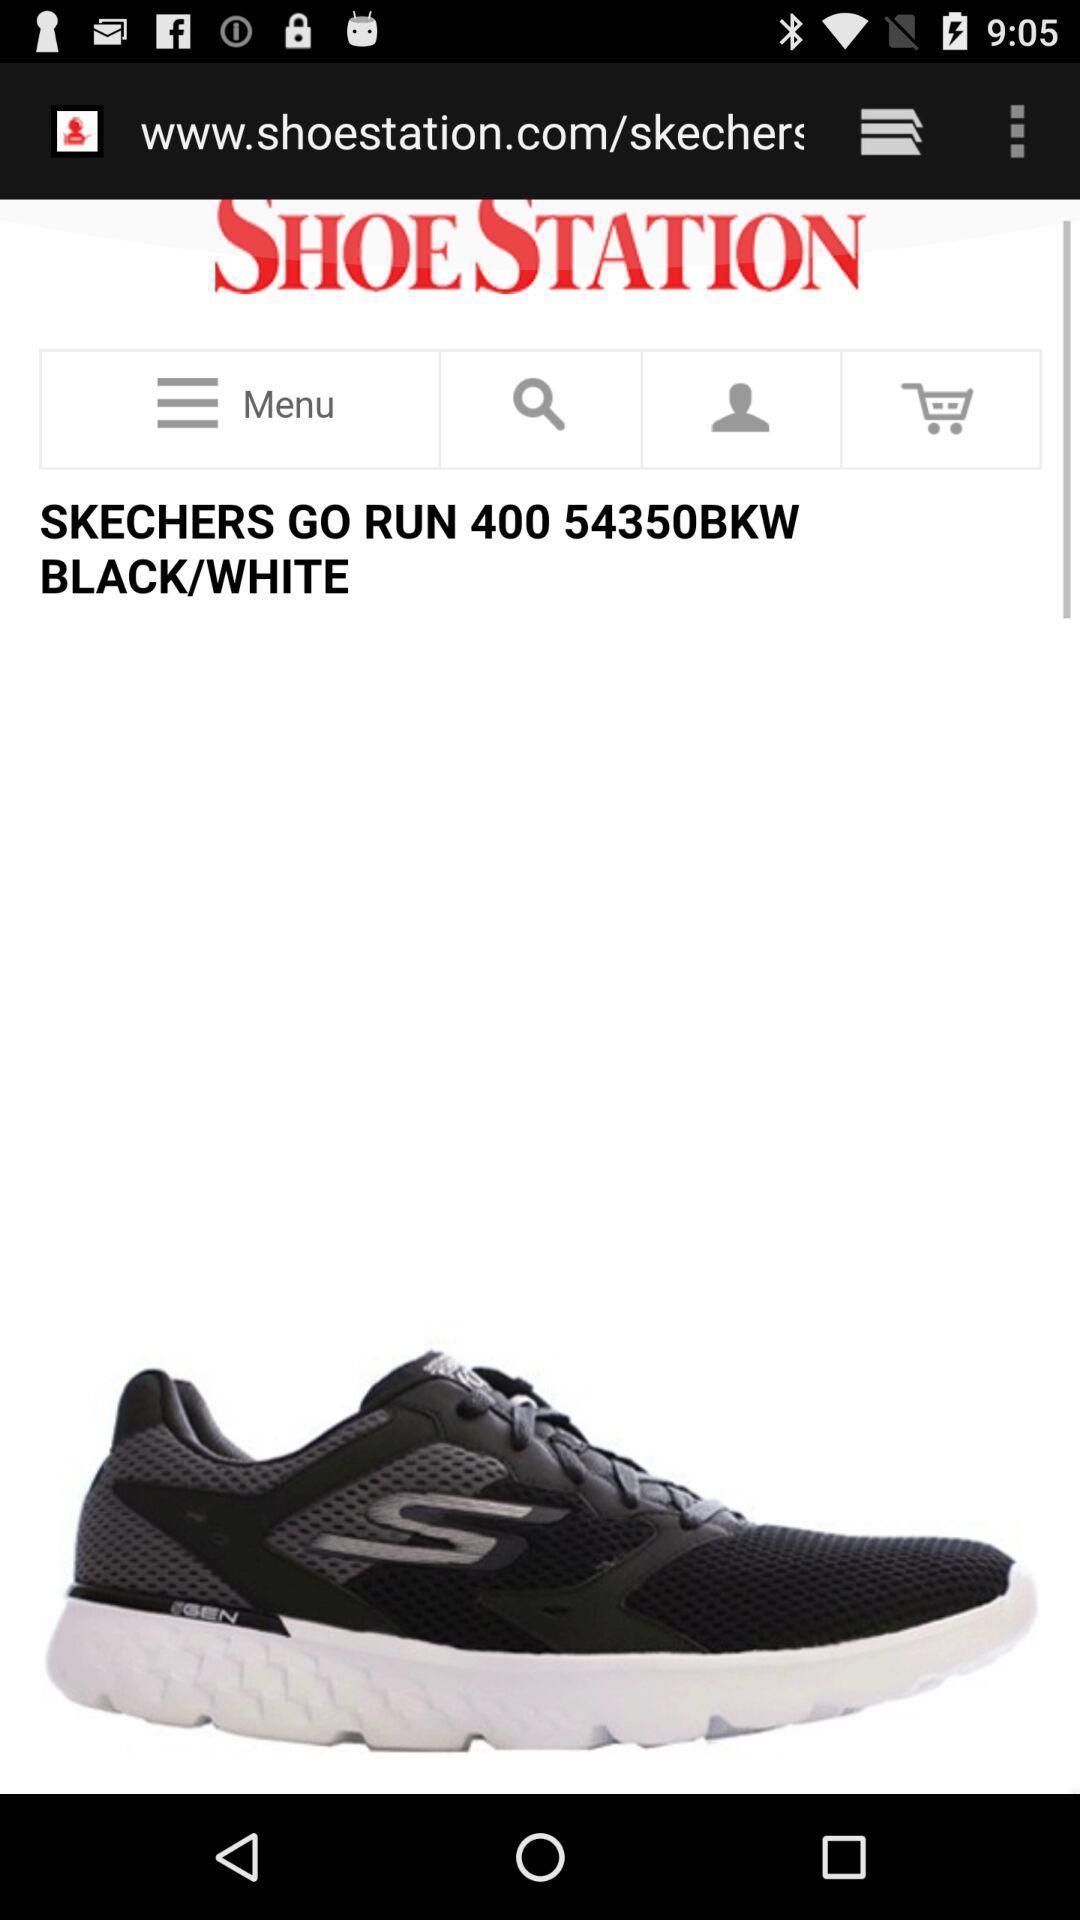 Image resolution: width=1080 pixels, height=1920 pixels. What do you see at coordinates (1017, 139) in the screenshot?
I see `the more icon` at bounding box center [1017, 139].